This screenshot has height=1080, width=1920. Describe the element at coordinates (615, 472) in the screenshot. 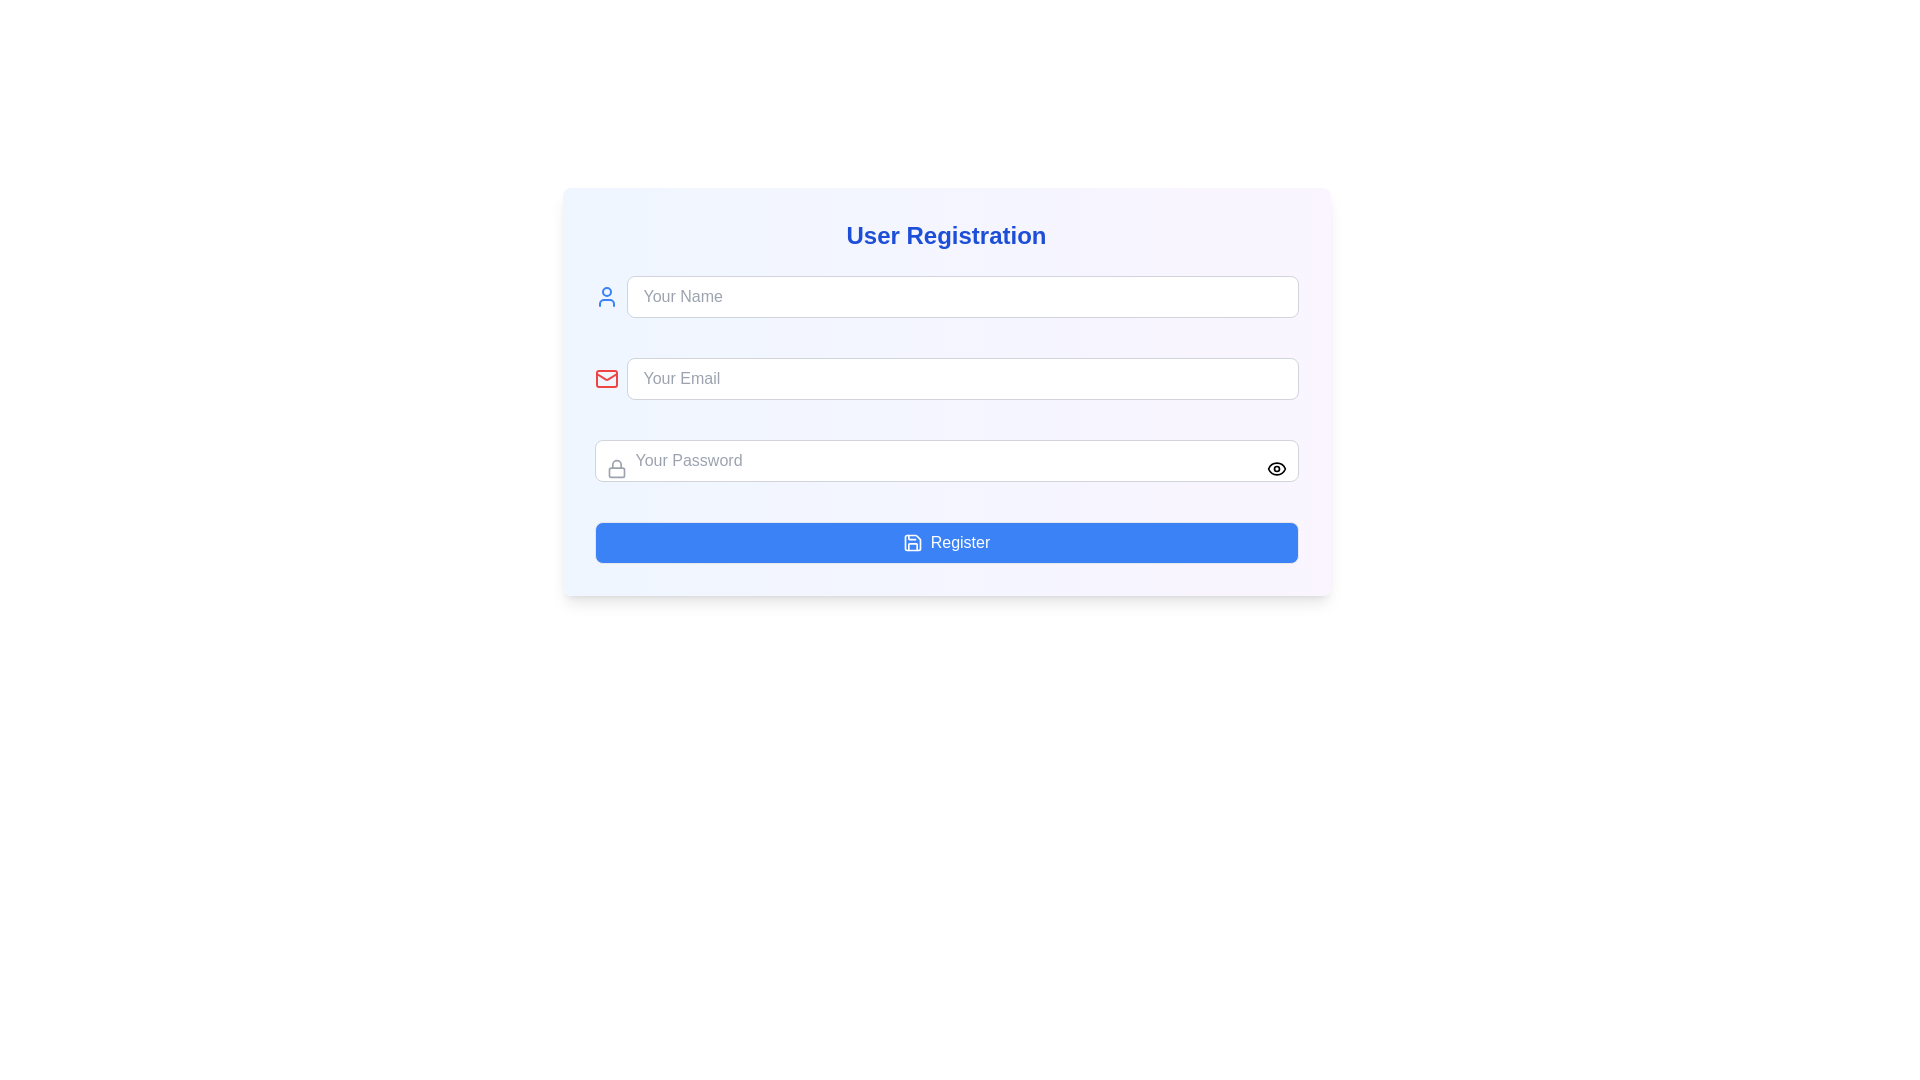

I see `the SVG element forming the main body of the lock icon, which visually indicates password protection for the input field labeled 'Your Password'` at that location.